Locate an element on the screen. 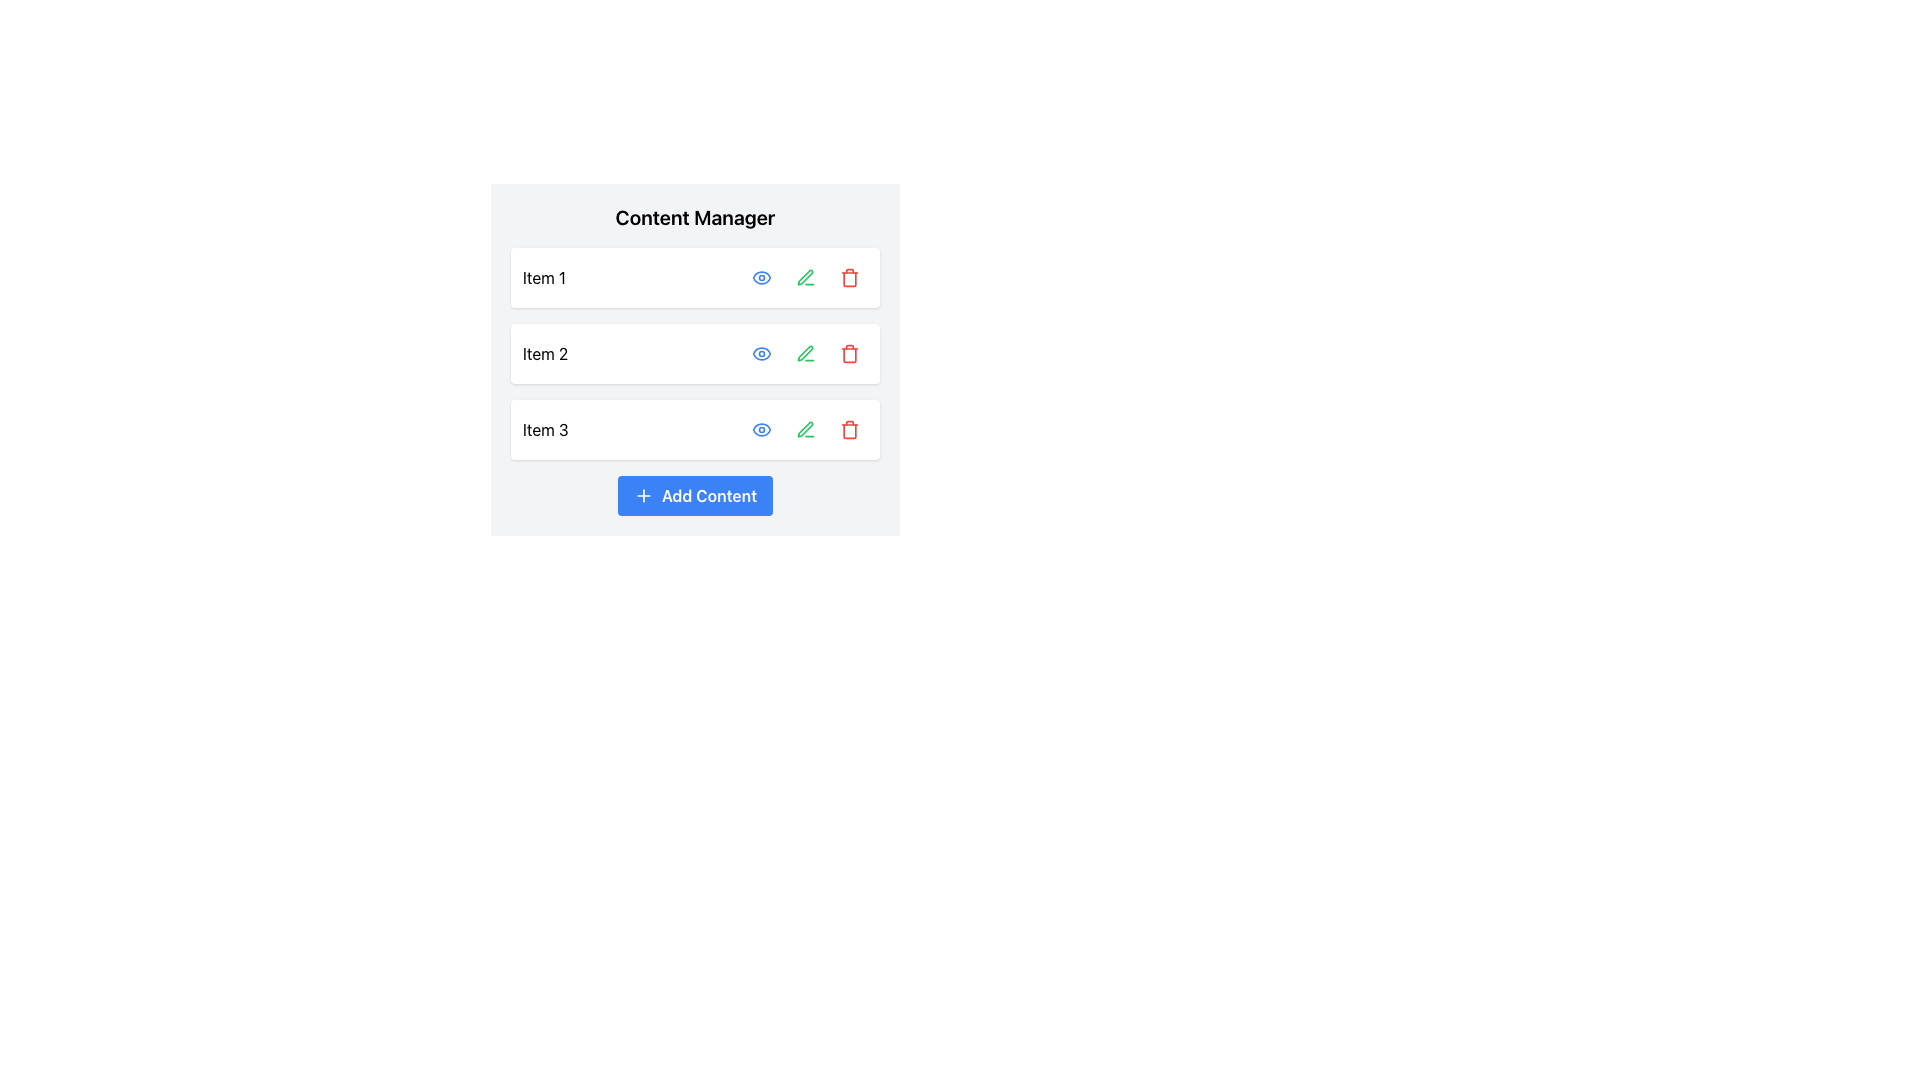 This screenshot has width=1920, height=1080. the delete button located in the action buttons section of 'Item 1' in the 'Content Manager' interface is located at coordinates (849, 277).